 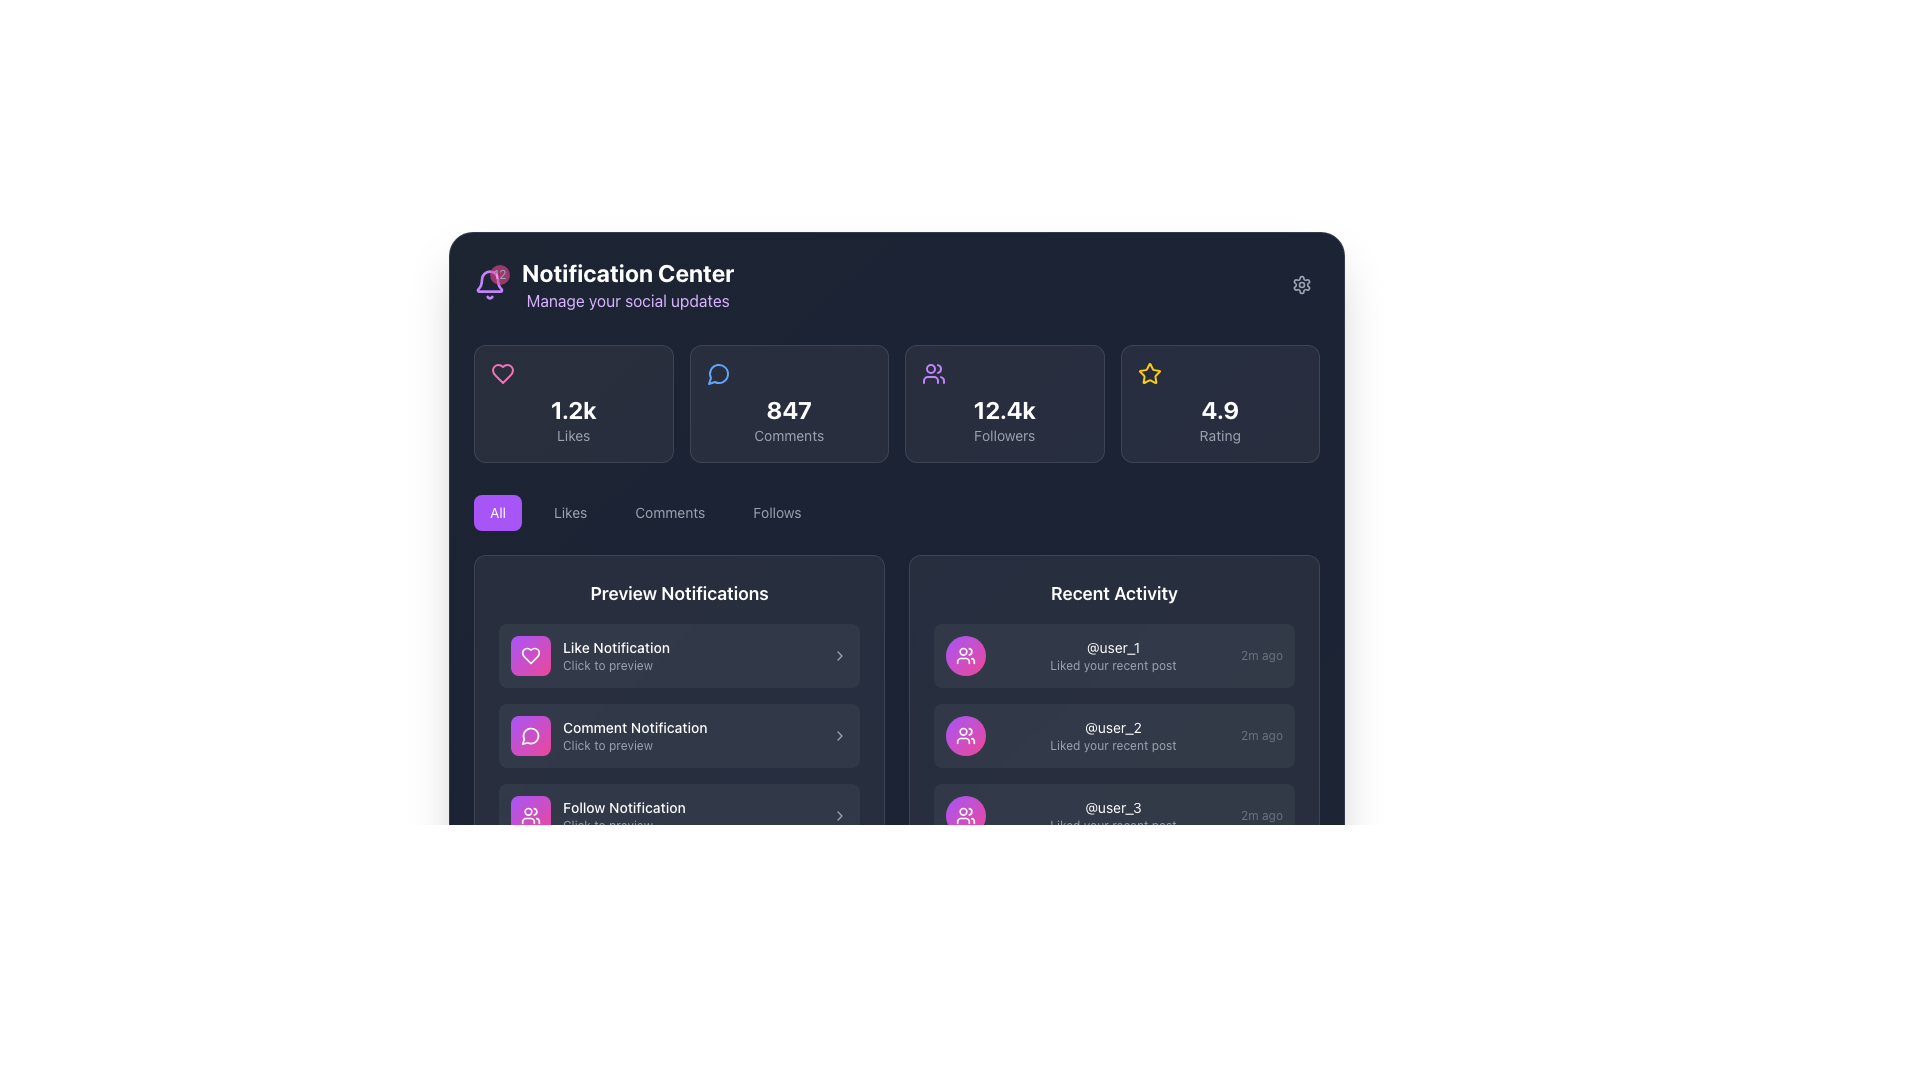 What do you see at coordinates (1113, 753) in the screenshot?
I see `the individual notifications in the Notification list` at bounding box center [1113, 753].